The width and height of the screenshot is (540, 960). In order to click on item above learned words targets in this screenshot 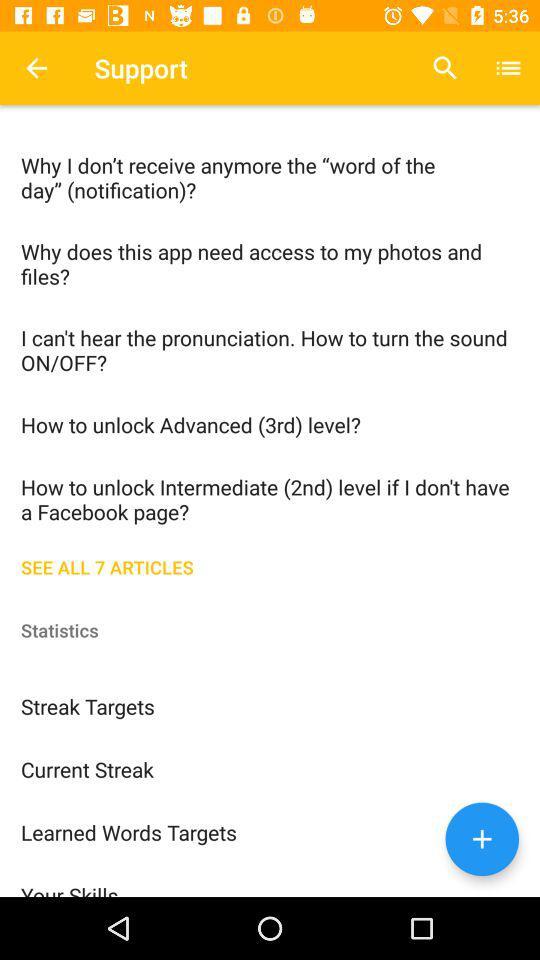, I will do `click(270, 767)`.